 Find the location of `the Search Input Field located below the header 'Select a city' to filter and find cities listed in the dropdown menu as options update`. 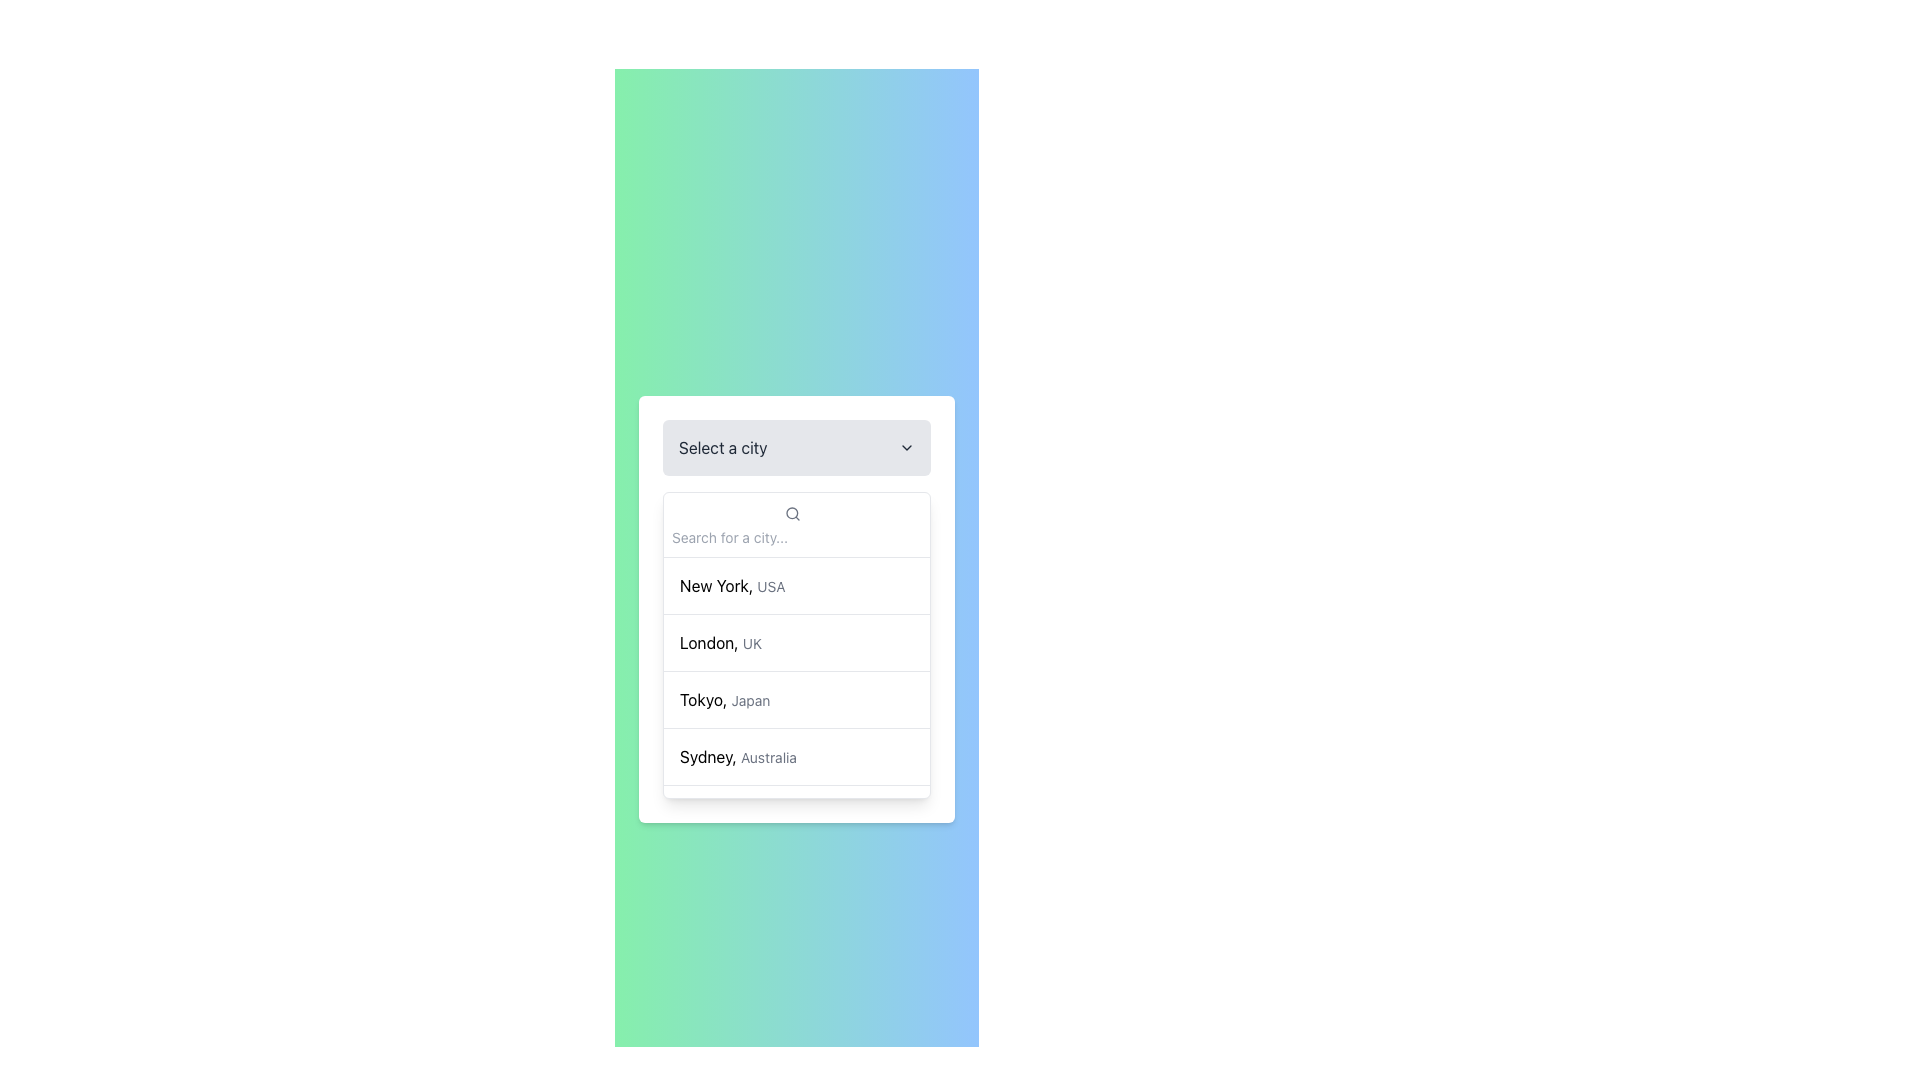

the Search Input Field located below the header 'Select a city' to filter and find cities listed in the dropdown menu as options update is located at coordinates (795, 523).